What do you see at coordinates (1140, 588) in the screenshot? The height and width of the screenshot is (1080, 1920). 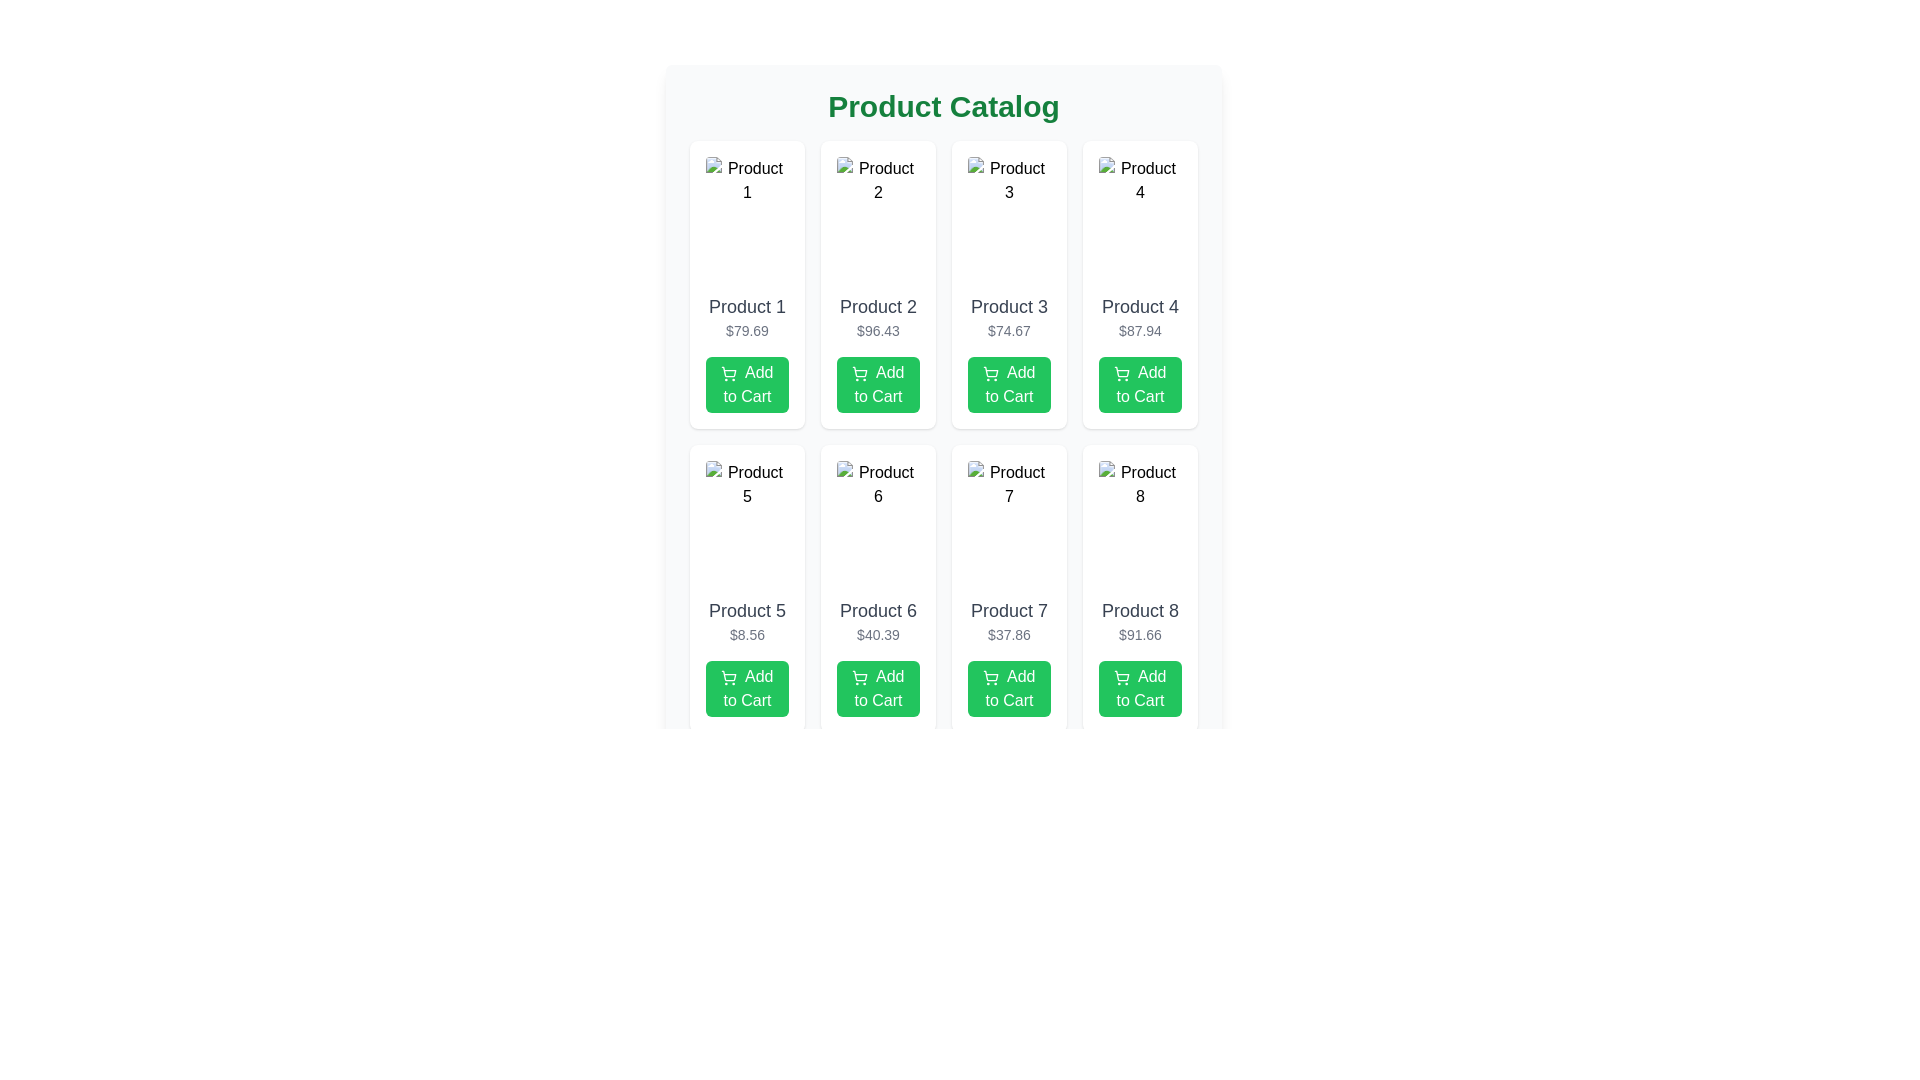 I see `the 'Product 8' catalog card located at the bottom right corner of the product grid` at bounding box center [1140, 588].